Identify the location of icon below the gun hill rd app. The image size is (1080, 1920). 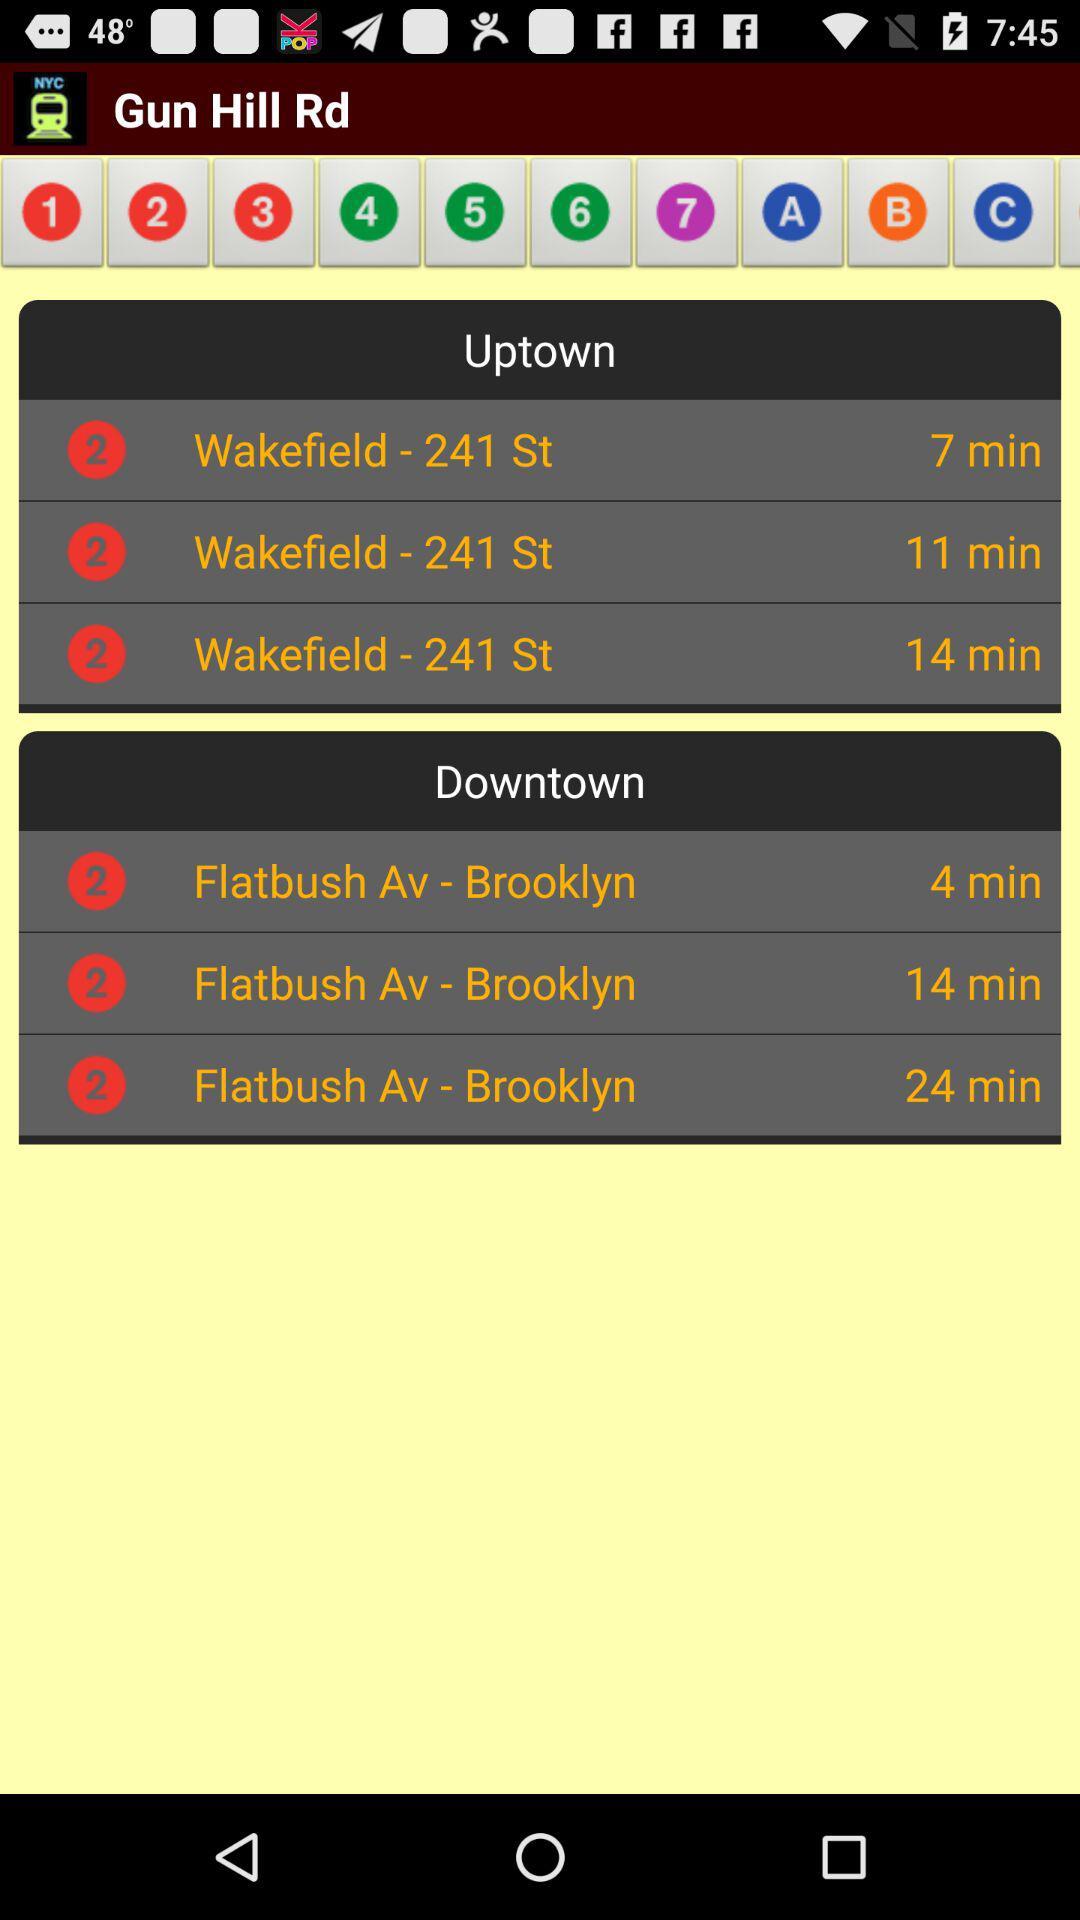
(157, 218).